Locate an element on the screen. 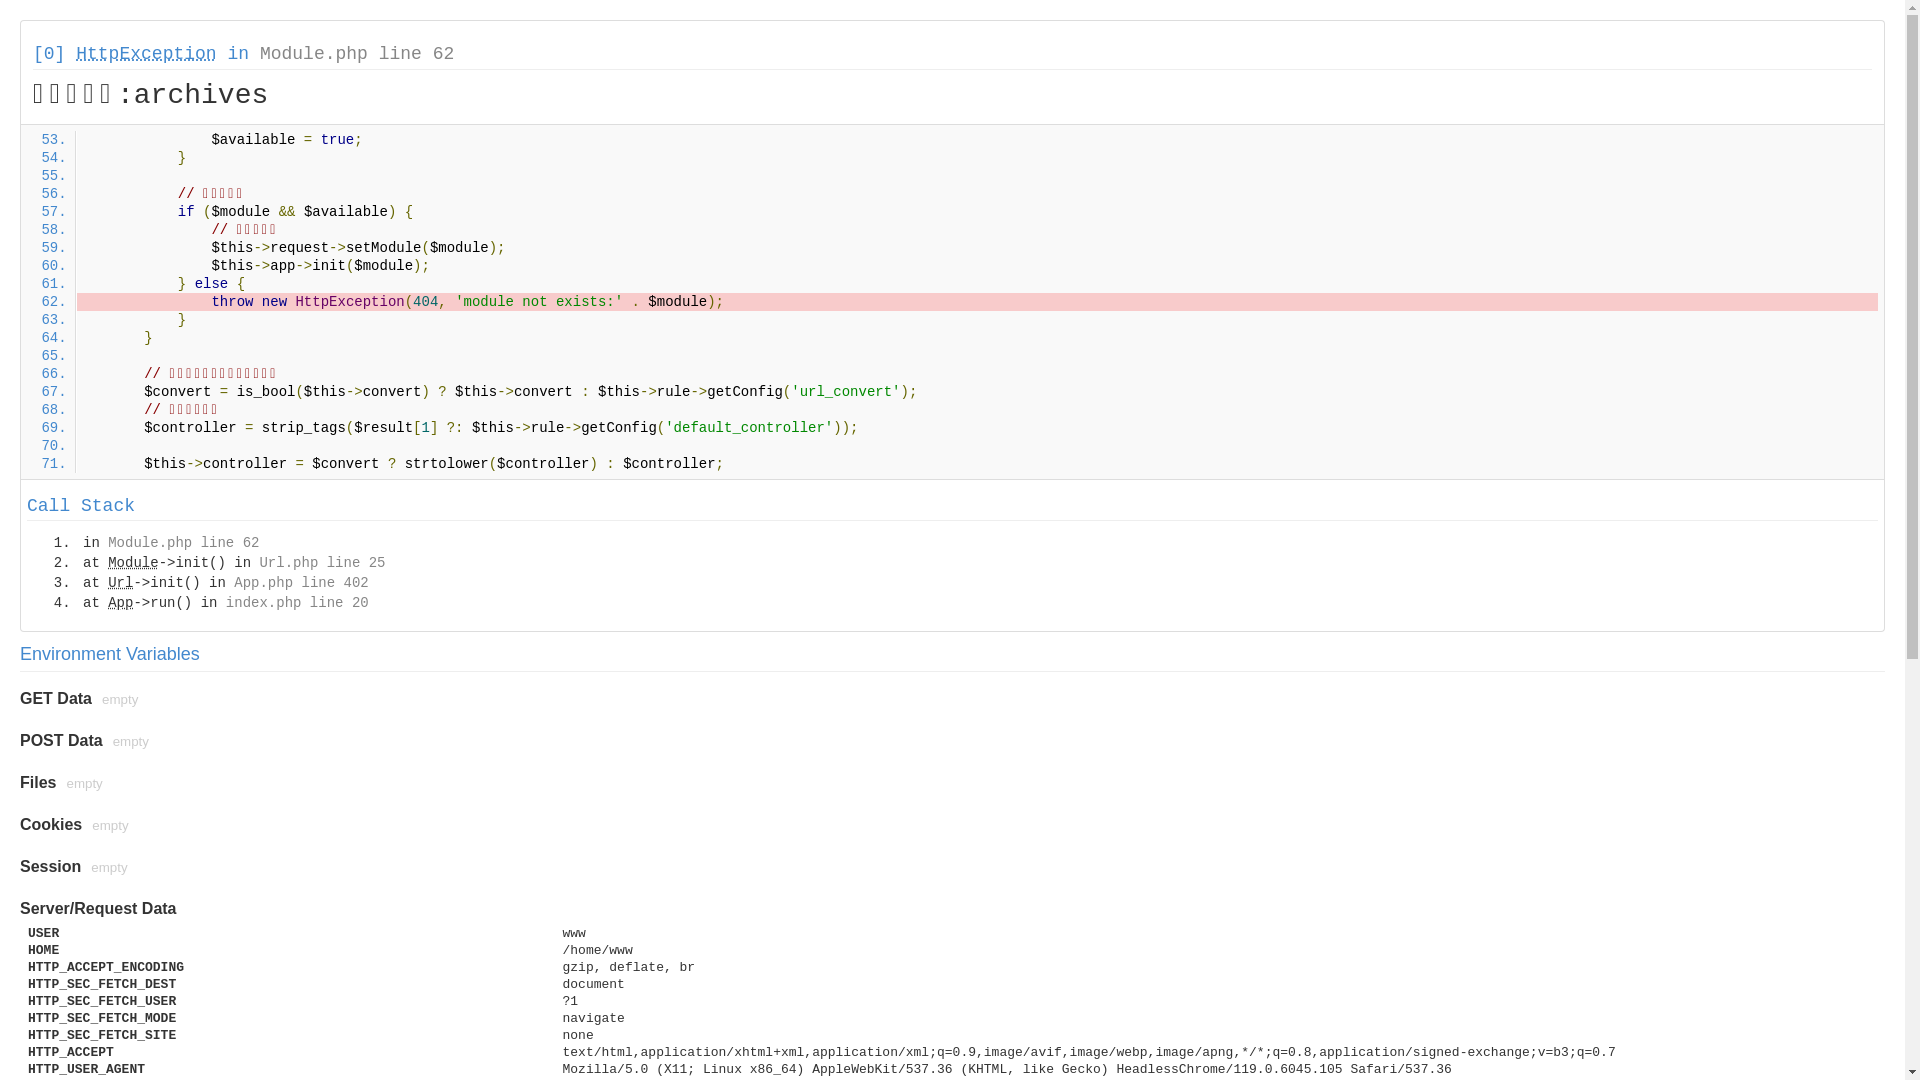  'Module.php line 62' is located at coordinates (107, 543).